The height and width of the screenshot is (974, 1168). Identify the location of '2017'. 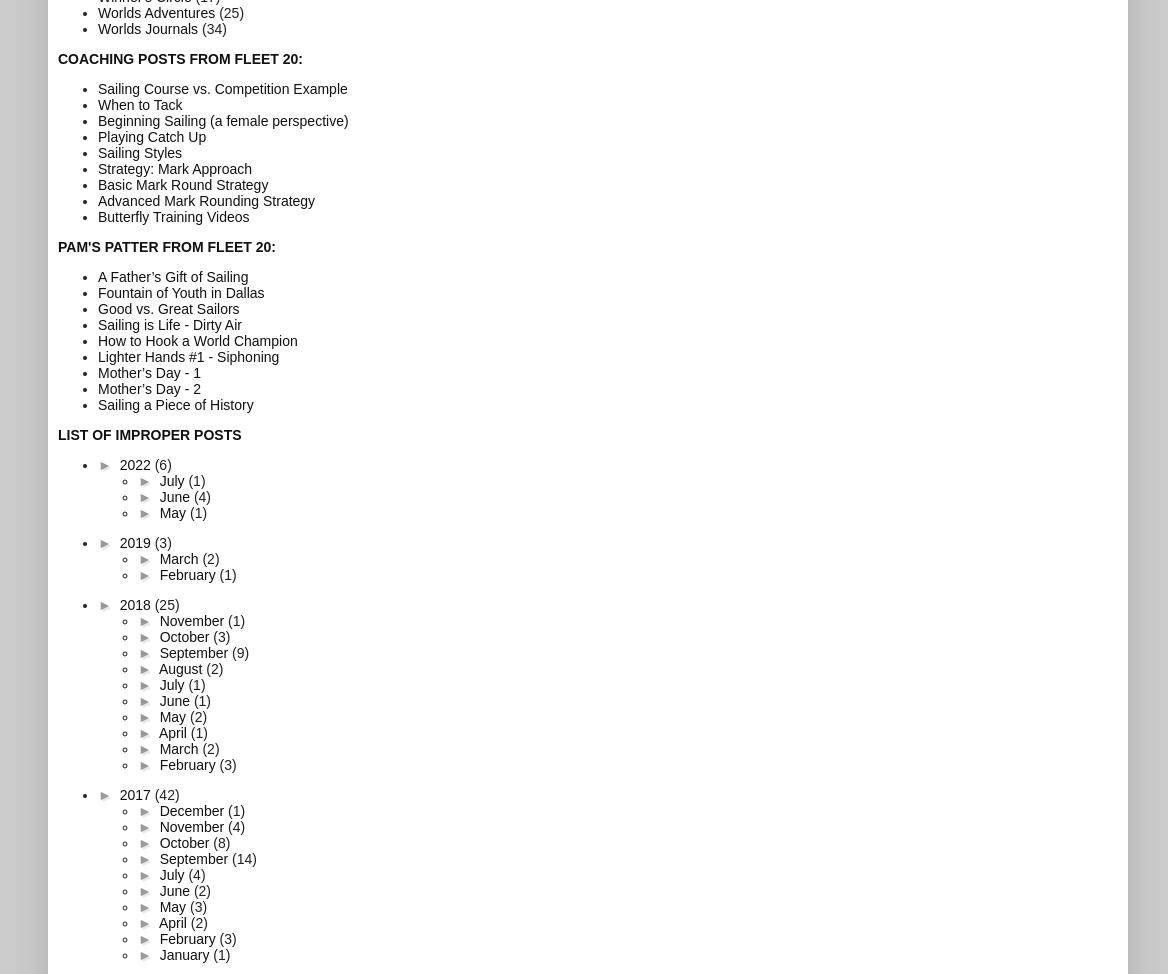
(135, 793).